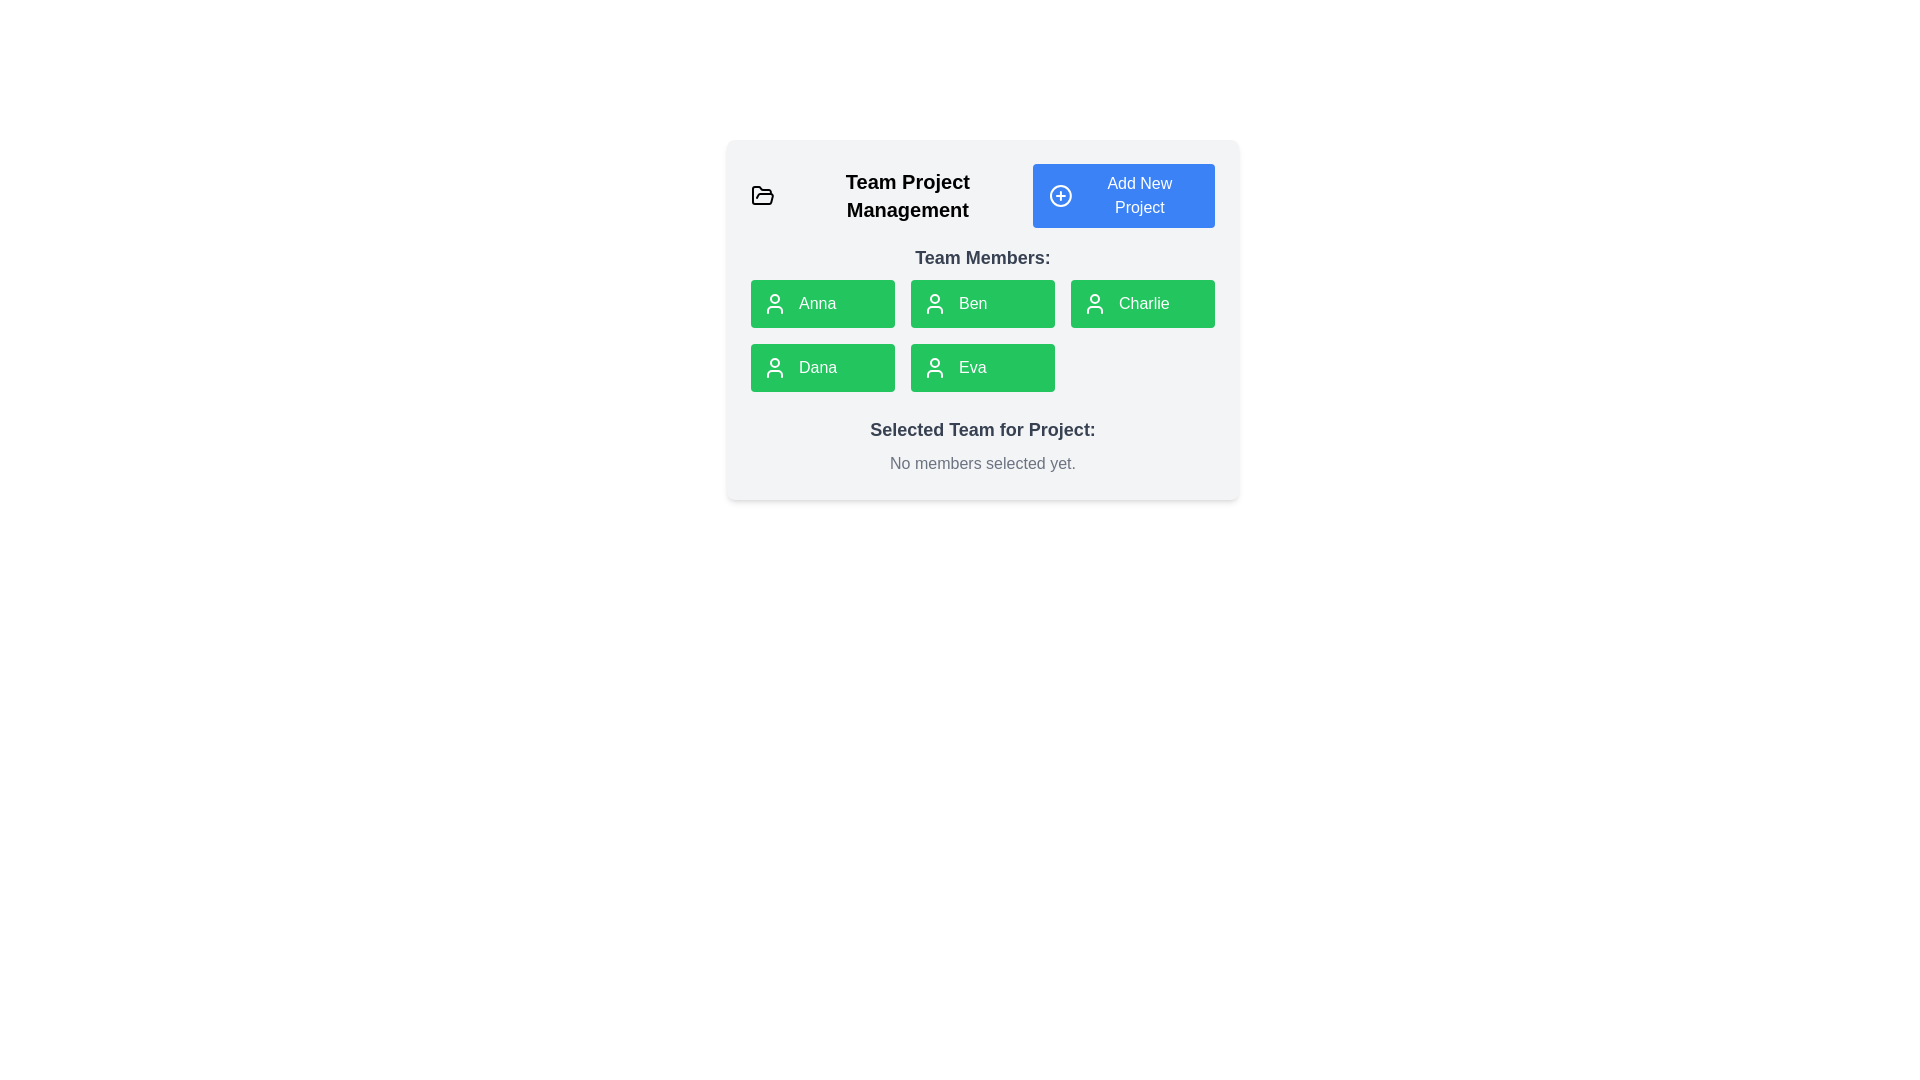 The height and width of the screenshot is (1080, 1920). What do you see at coordinates (762, 195) in the screenshot?
I see `the folder SVG icon located in the upper-left corner of the 'Team Project Management' section` at bounding box center [762, 195].